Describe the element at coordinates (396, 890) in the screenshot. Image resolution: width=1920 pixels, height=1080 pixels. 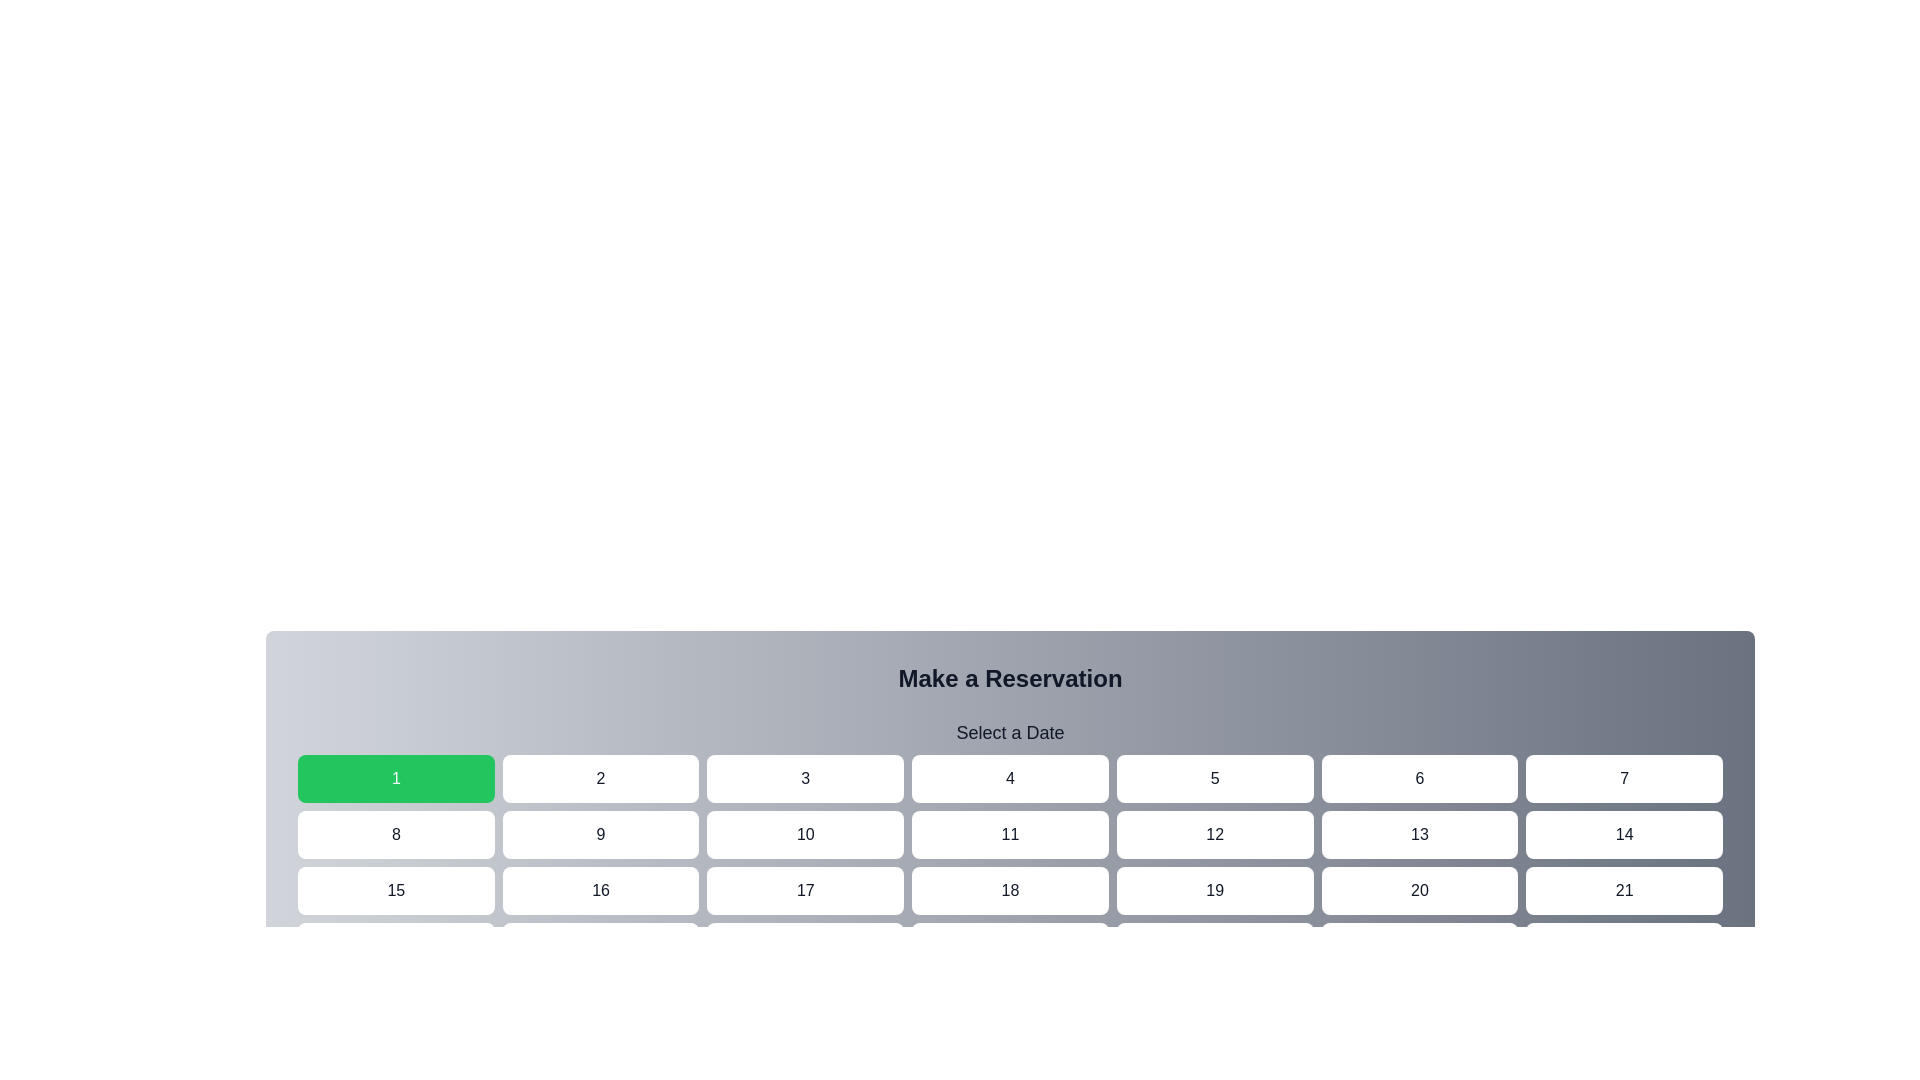
I see `the button in the first column of the third row in a 7-column grid layout` at that location.